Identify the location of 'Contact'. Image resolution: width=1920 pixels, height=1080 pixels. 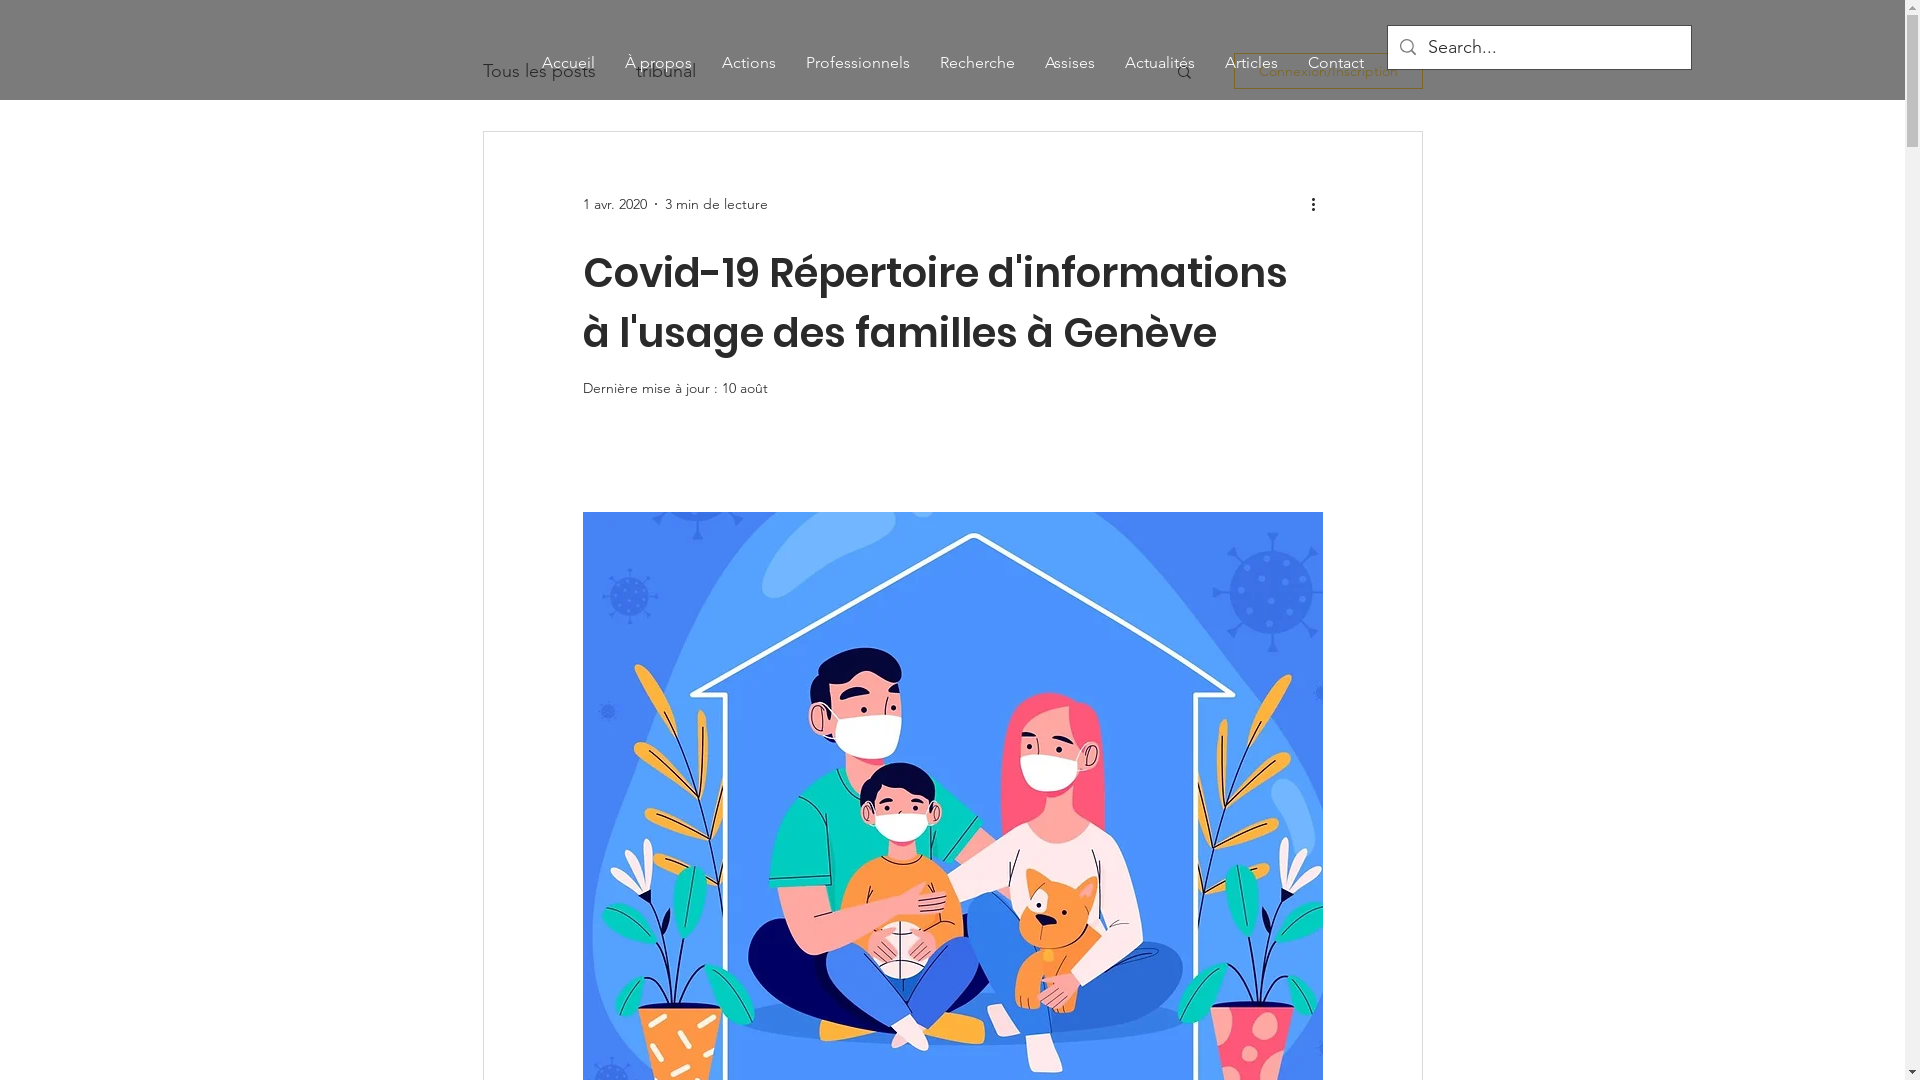
(1334, 61).